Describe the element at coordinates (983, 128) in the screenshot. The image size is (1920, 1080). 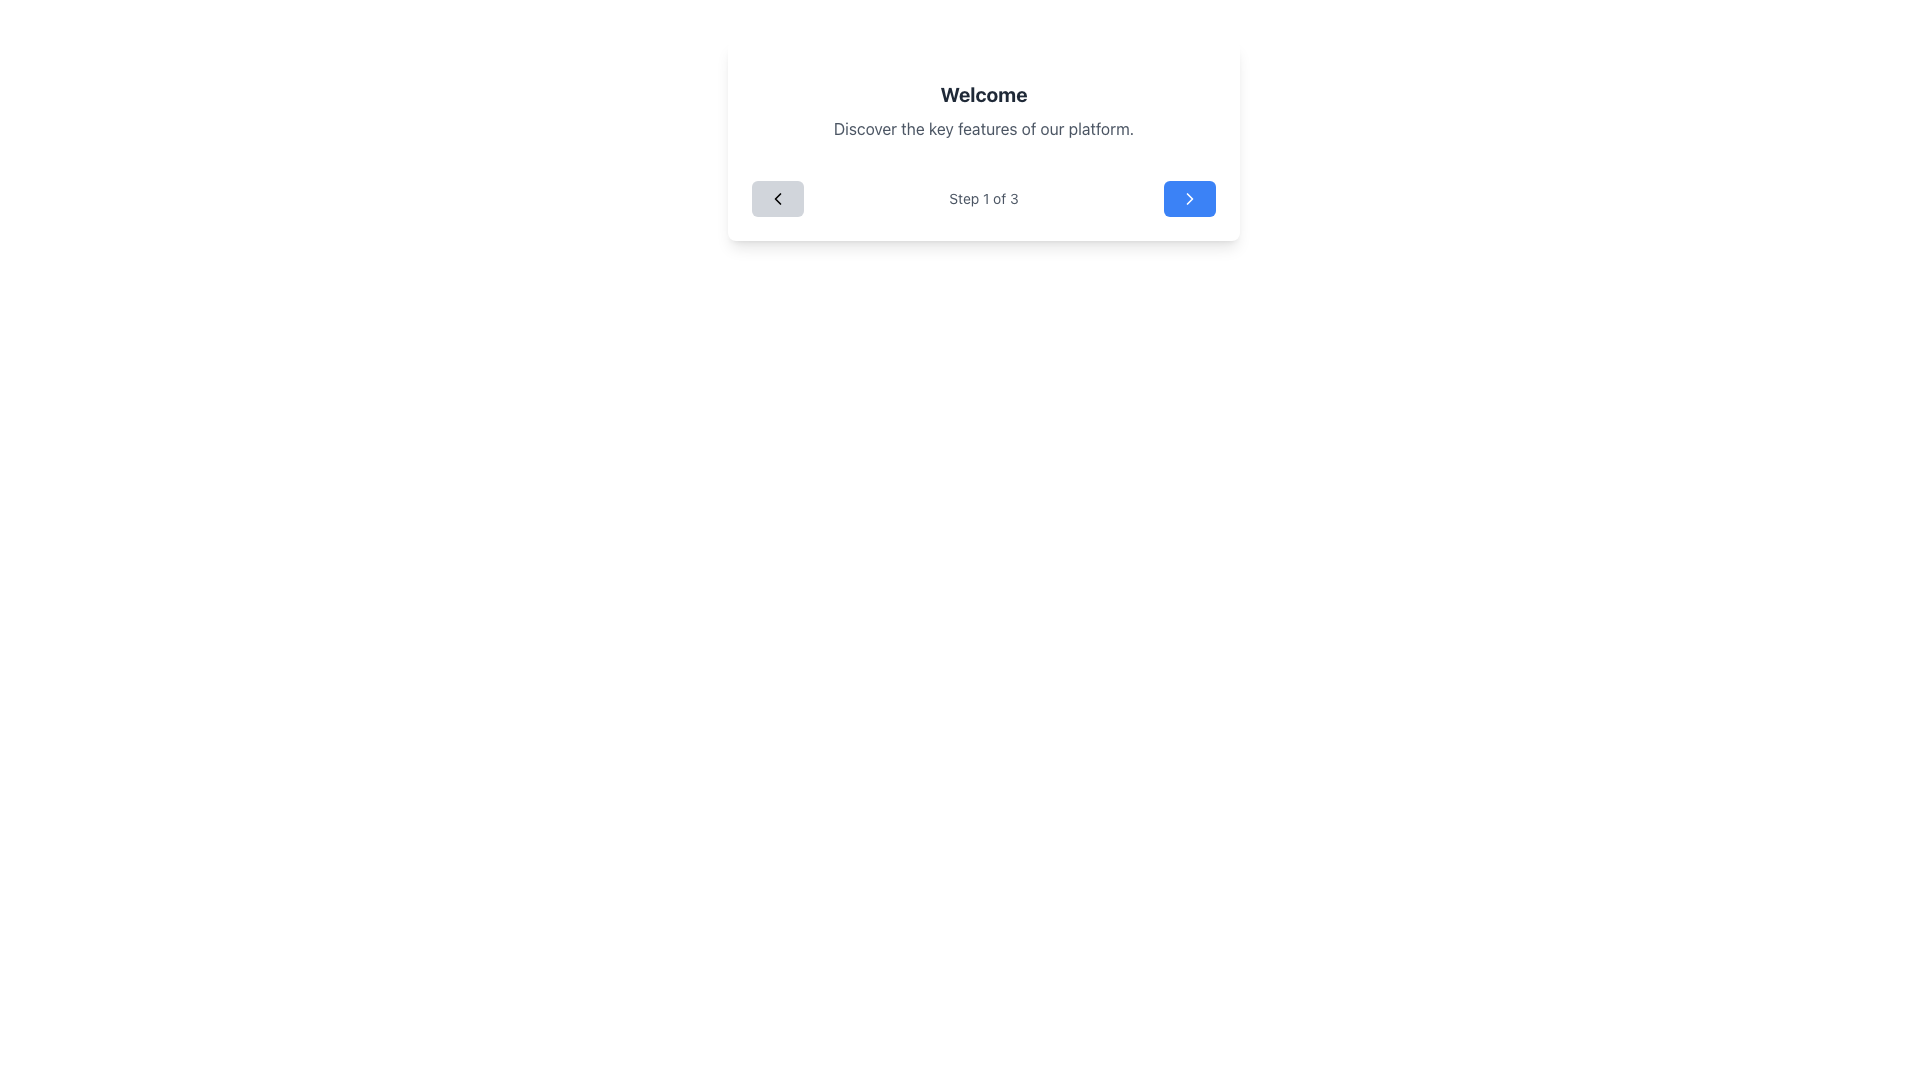
I see `the static text element that contains the sentence 'Discover the key features of our platform.', which is positioned directly below the bold 'Welcome' title` at that location.